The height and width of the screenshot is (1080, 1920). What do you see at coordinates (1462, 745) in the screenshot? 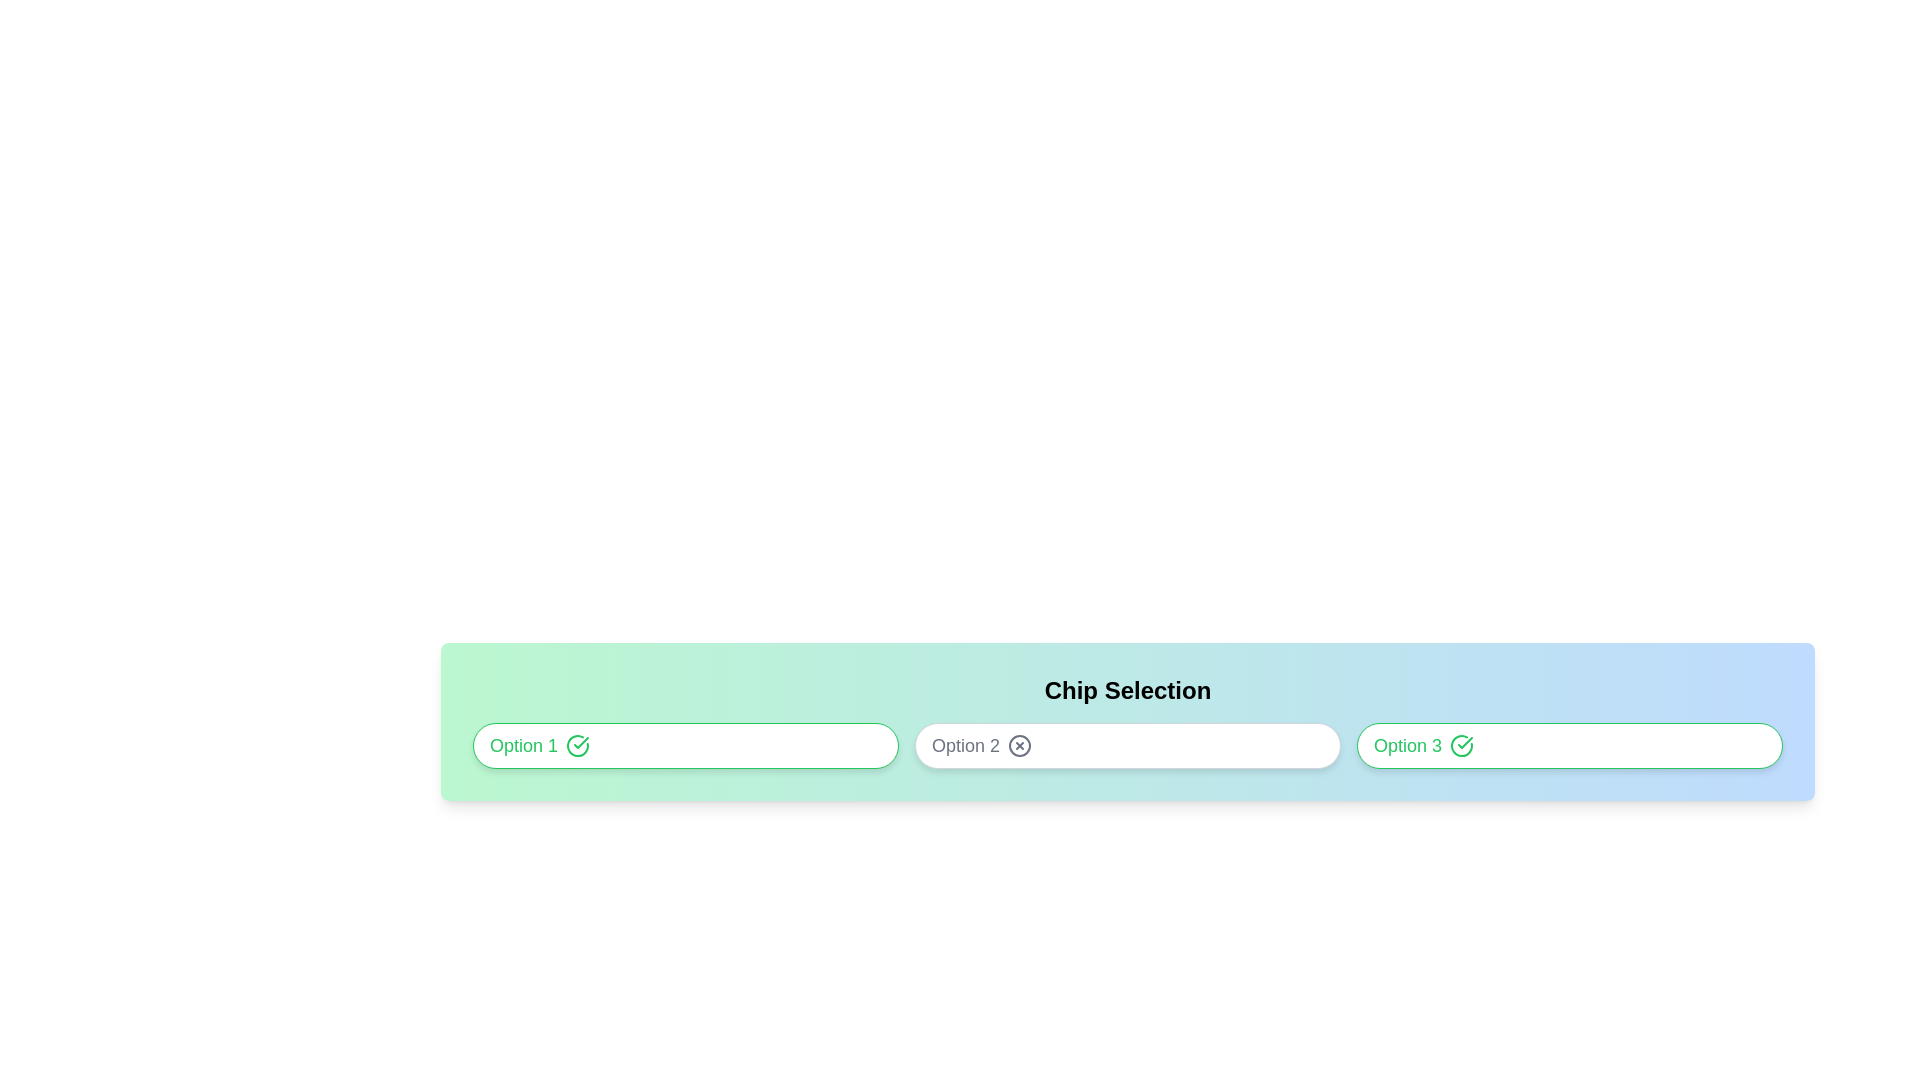
I see `the icon within the chip labeled Option 3` at bounding box center [1462, 745].